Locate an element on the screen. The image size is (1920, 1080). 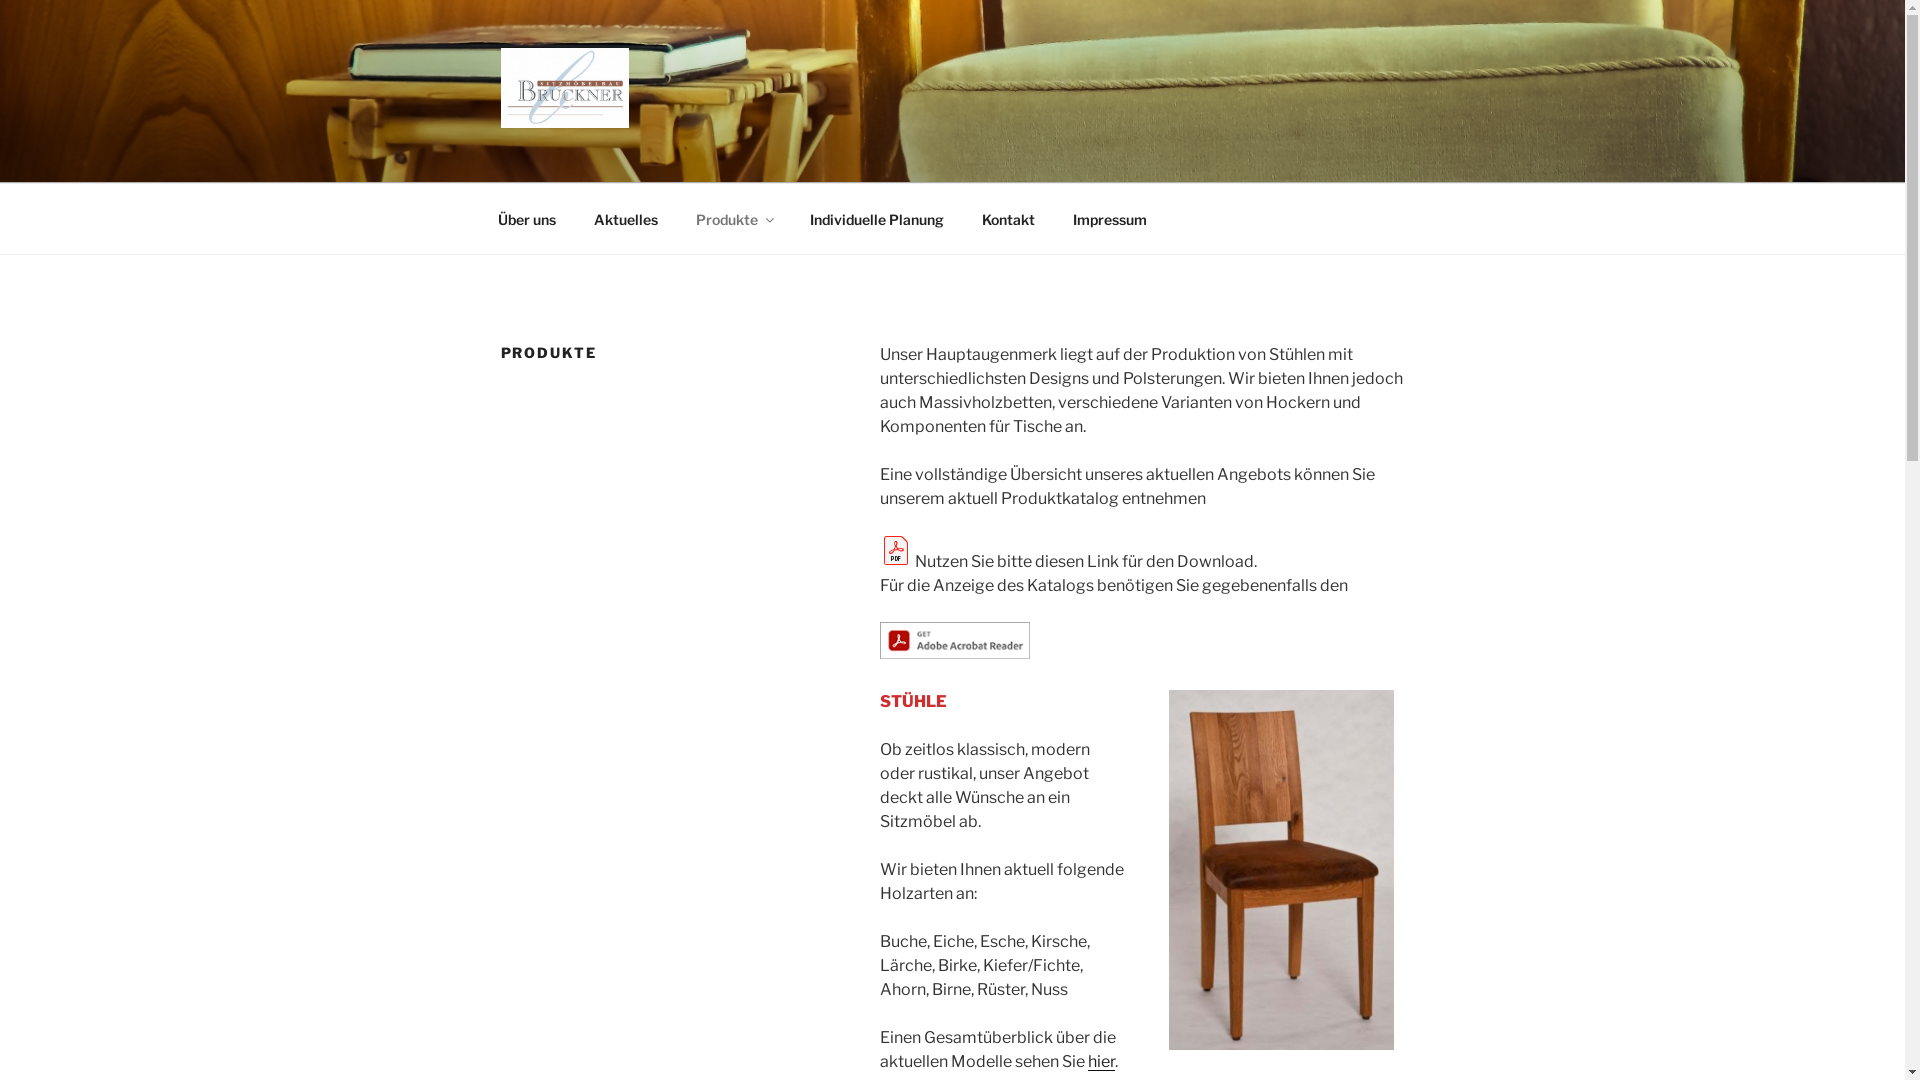
'Individuelle Planung' is located at coordinates (791, 218).